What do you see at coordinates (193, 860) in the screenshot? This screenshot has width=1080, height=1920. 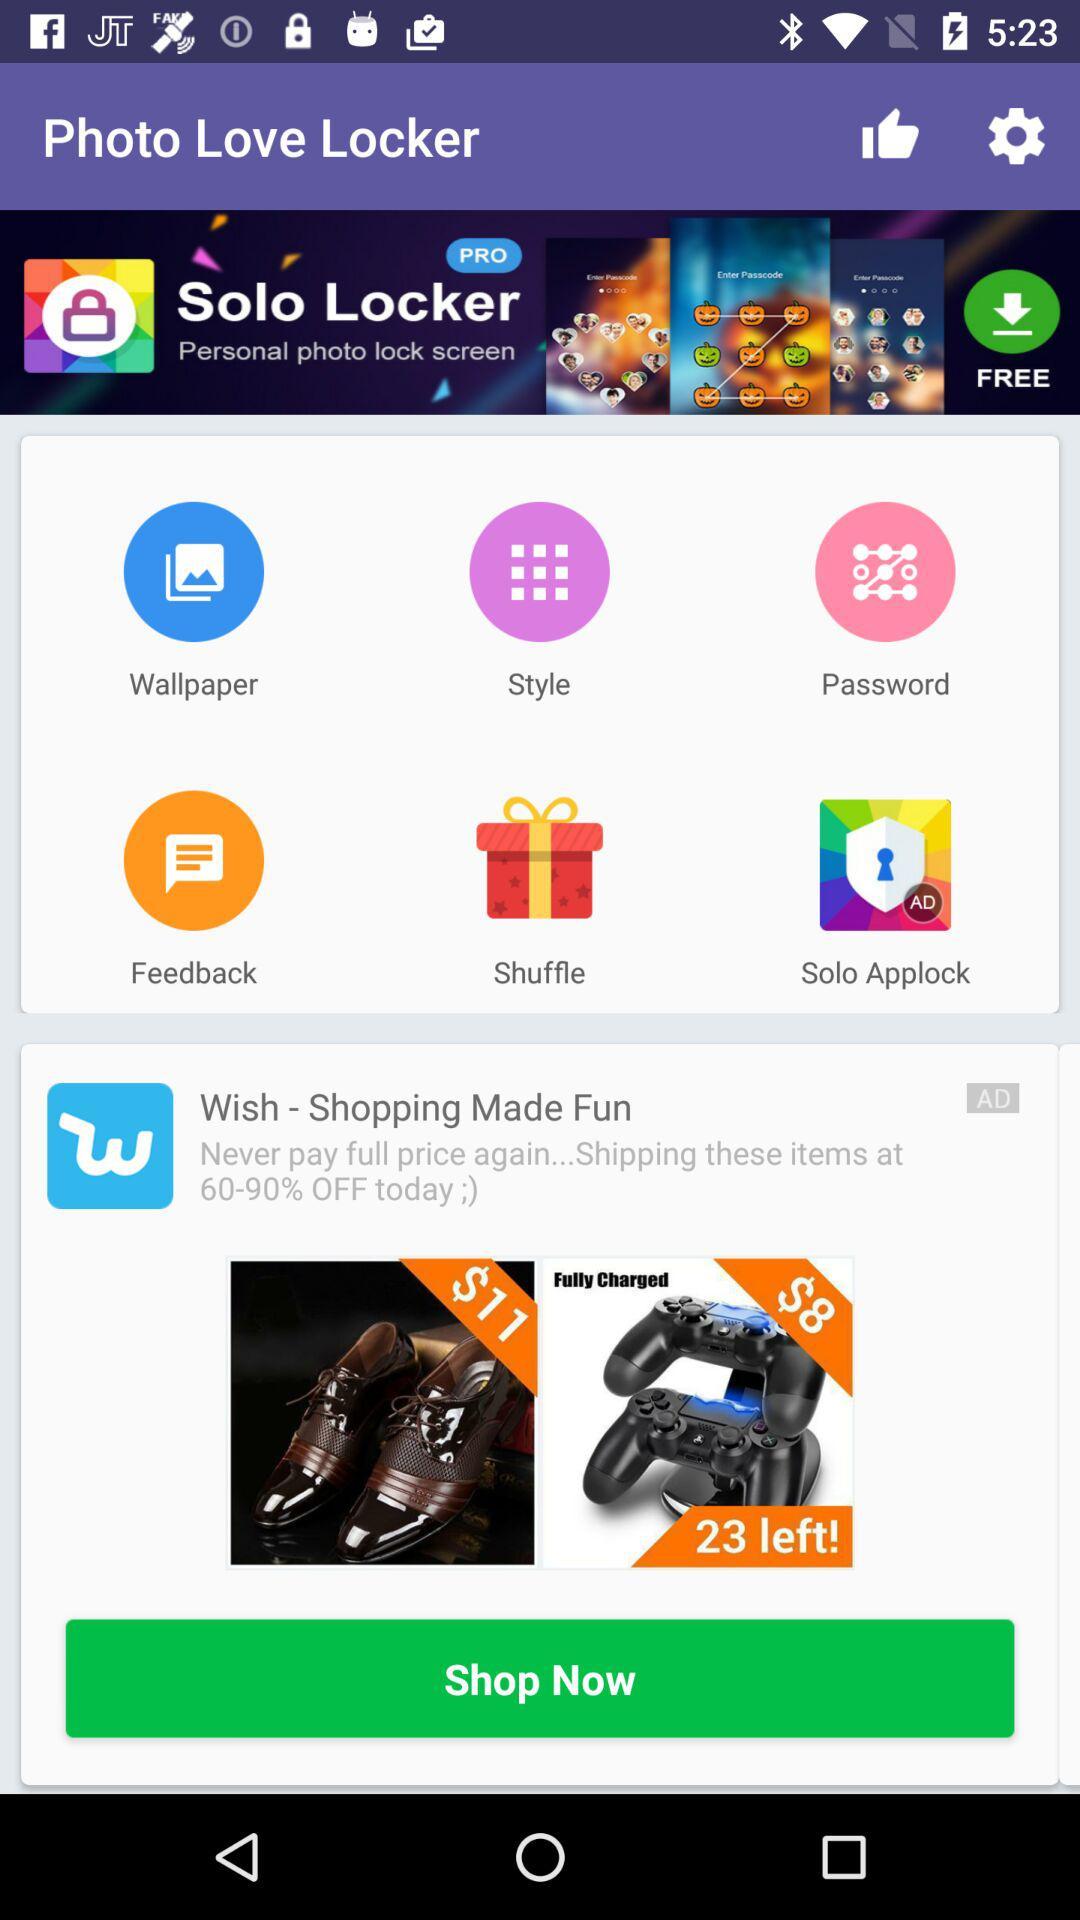 I see `item next to the shuffle` at bounding box center [193, 860].